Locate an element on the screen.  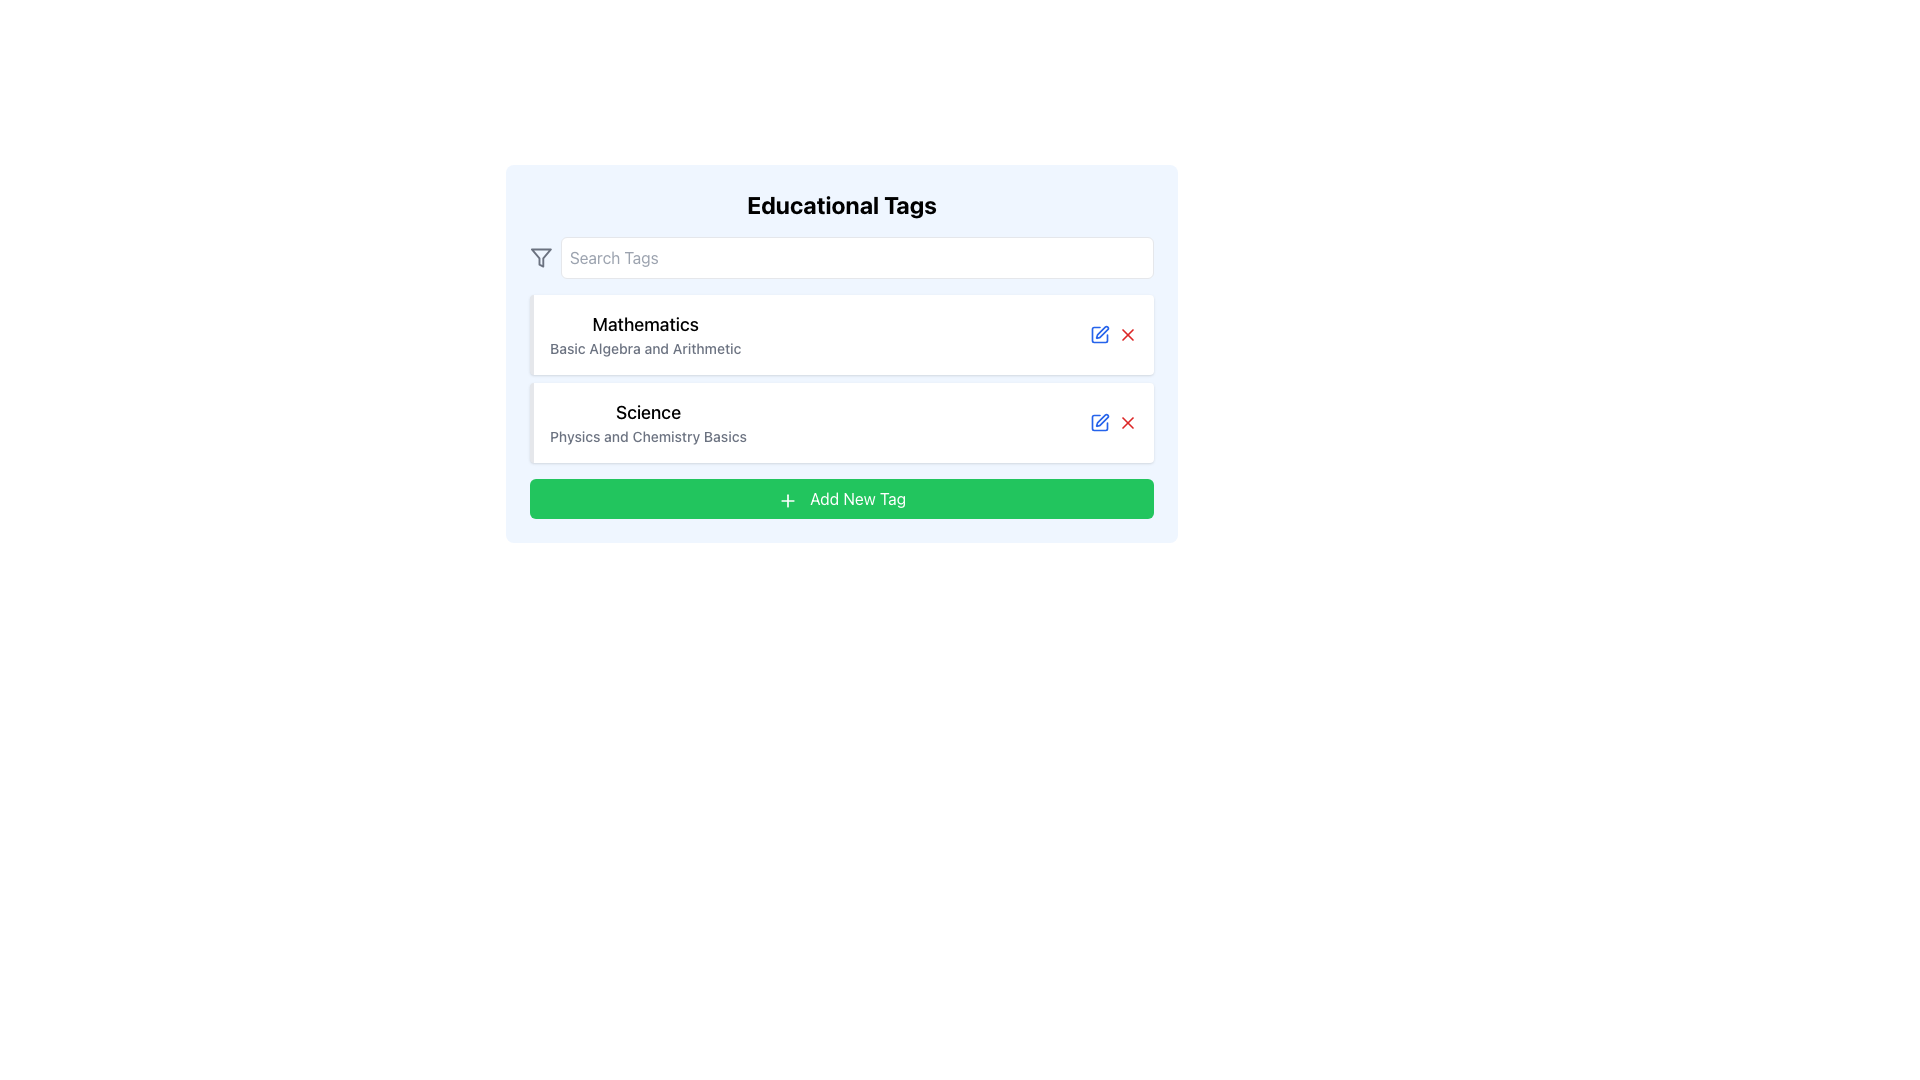
the informational text label providing a description for the topic 'Mathematics', which specifies 'Basic Algebra and Arithmetic.' is located at coordinates (645, 347).